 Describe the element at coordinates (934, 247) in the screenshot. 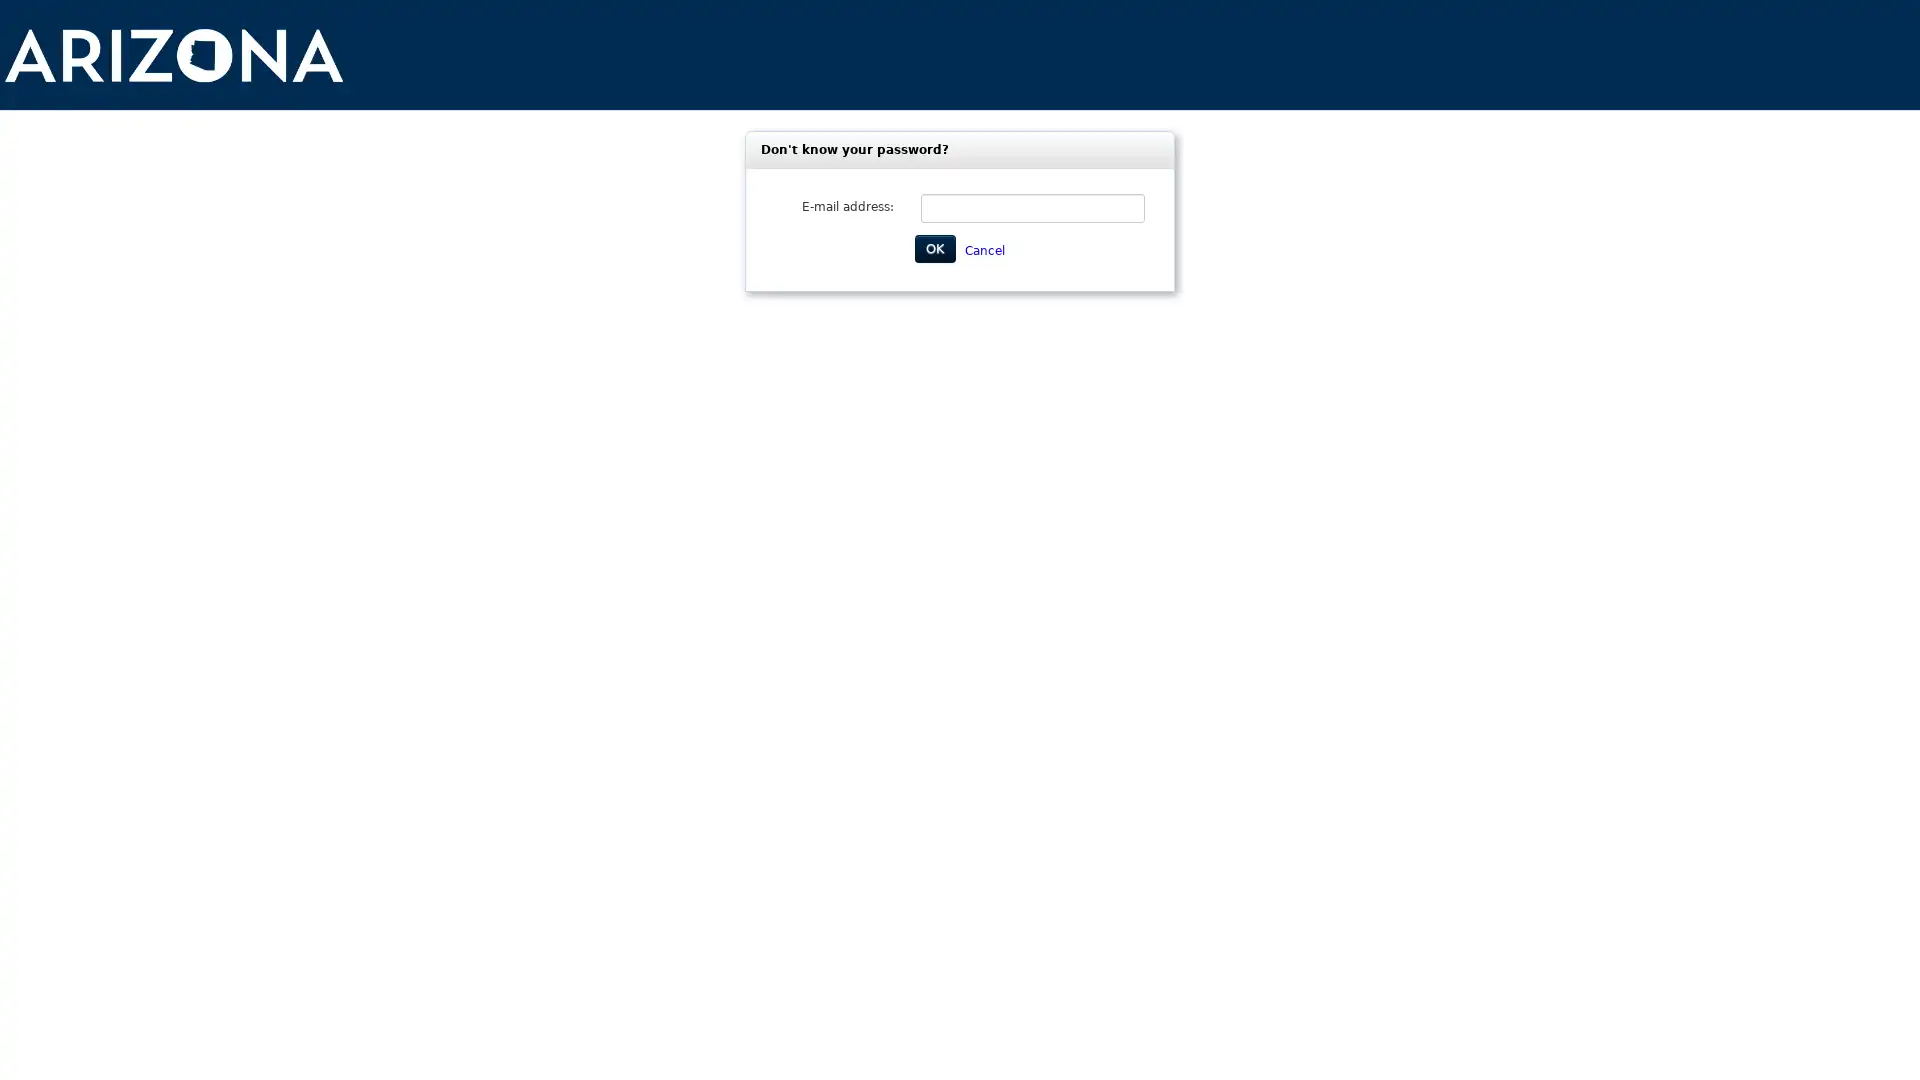

I see `OK` at that location.